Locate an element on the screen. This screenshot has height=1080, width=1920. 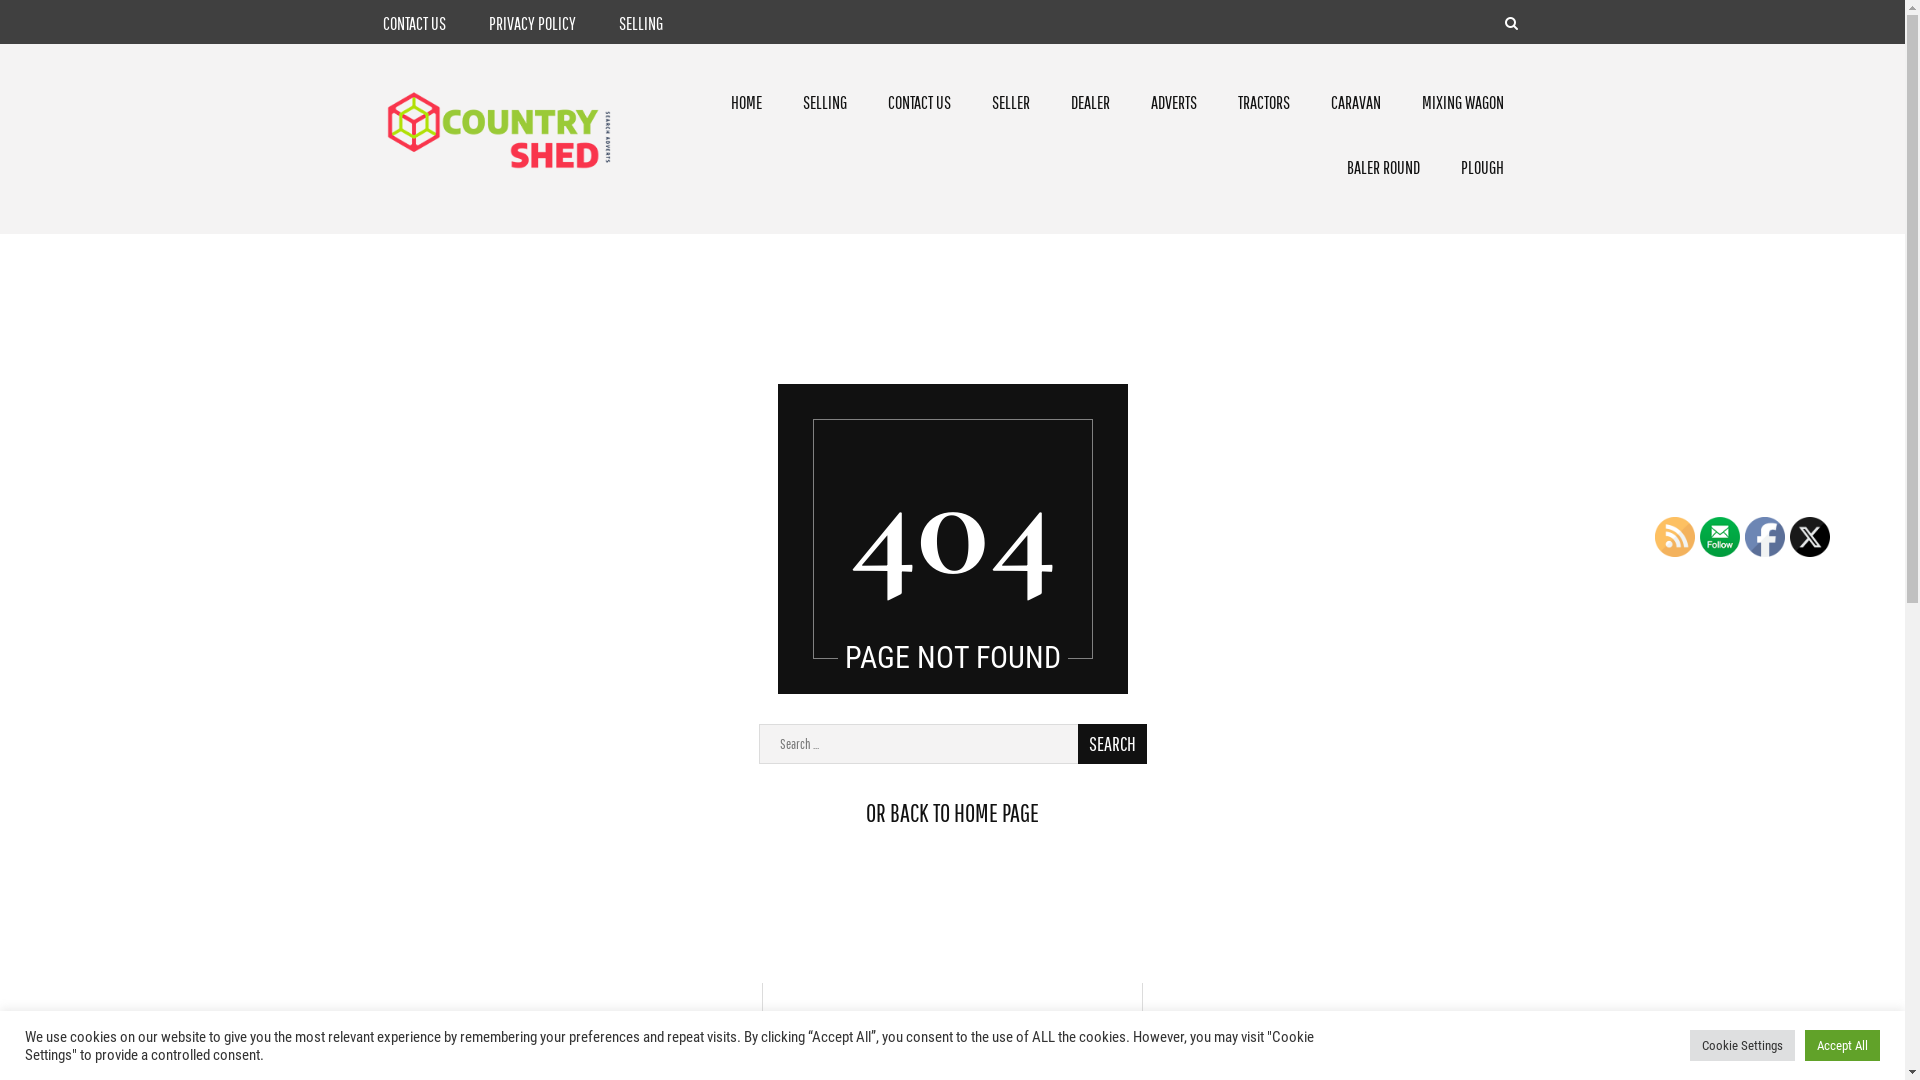
'HOME' is located at coordinates (745, 102).